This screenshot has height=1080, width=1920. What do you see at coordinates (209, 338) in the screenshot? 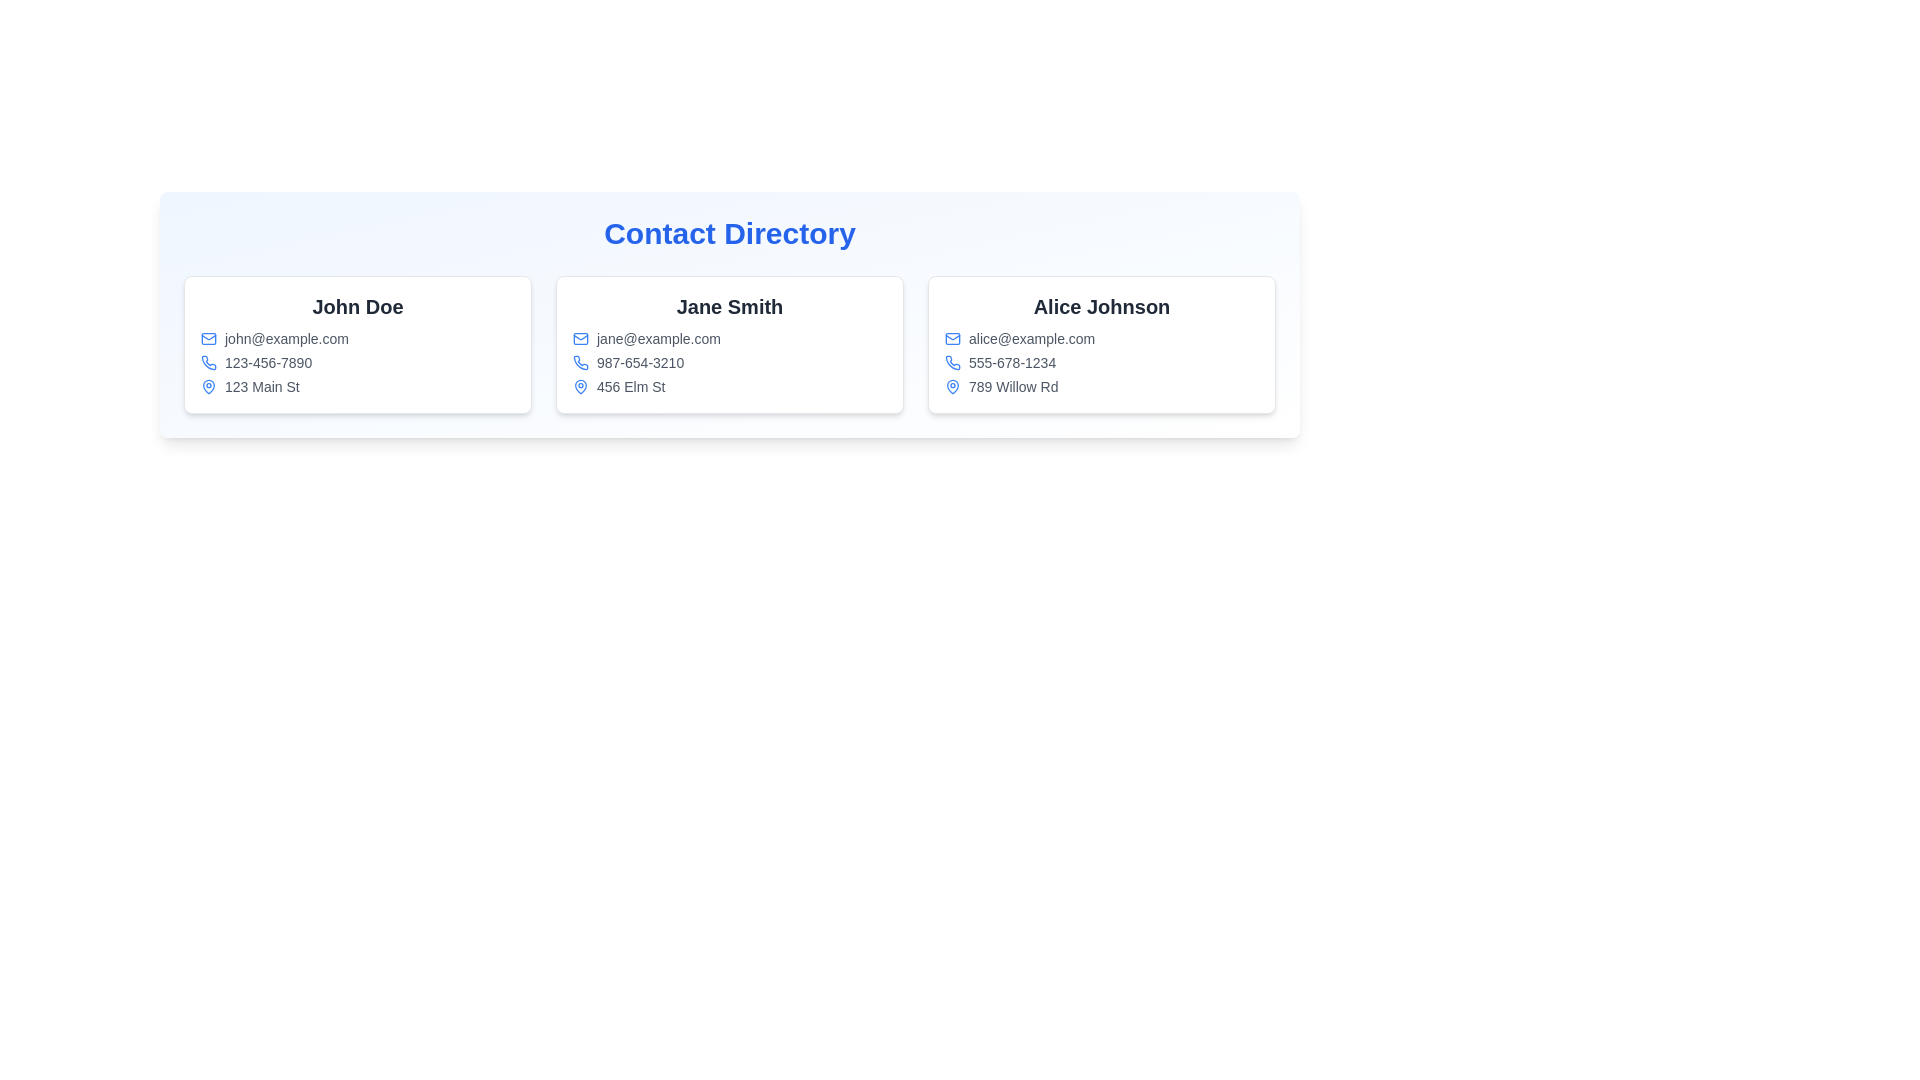
I see `the blue envelope-shaped icon representing email communication, which is located next to the text 'john@example.com' in the 'Contact Directory' section` at bounding box center [209, 338].